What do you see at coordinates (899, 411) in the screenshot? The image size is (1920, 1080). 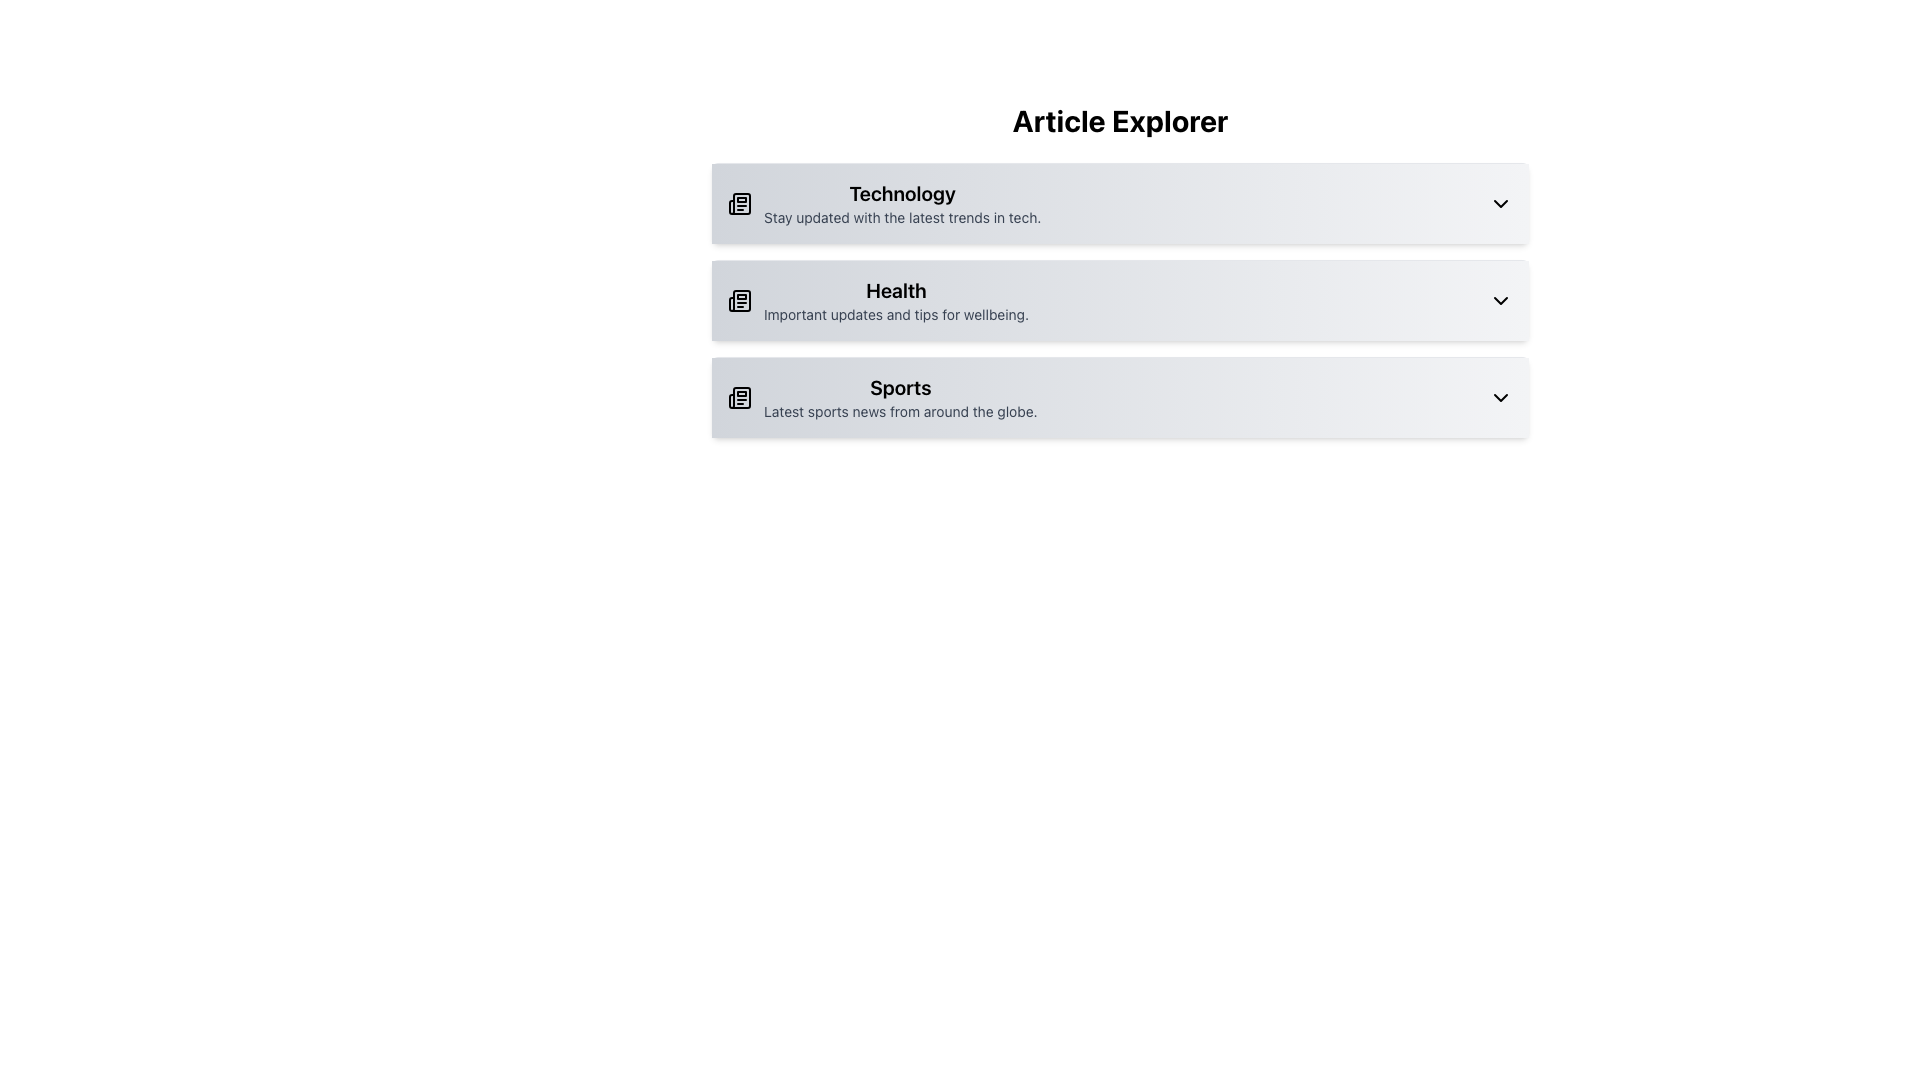 I see `the text element that reads 'Latest sports news from around the globe.' located beneath the 'Sports' title in the lower section of the vertical list layout` at bounding box center [899, 411].